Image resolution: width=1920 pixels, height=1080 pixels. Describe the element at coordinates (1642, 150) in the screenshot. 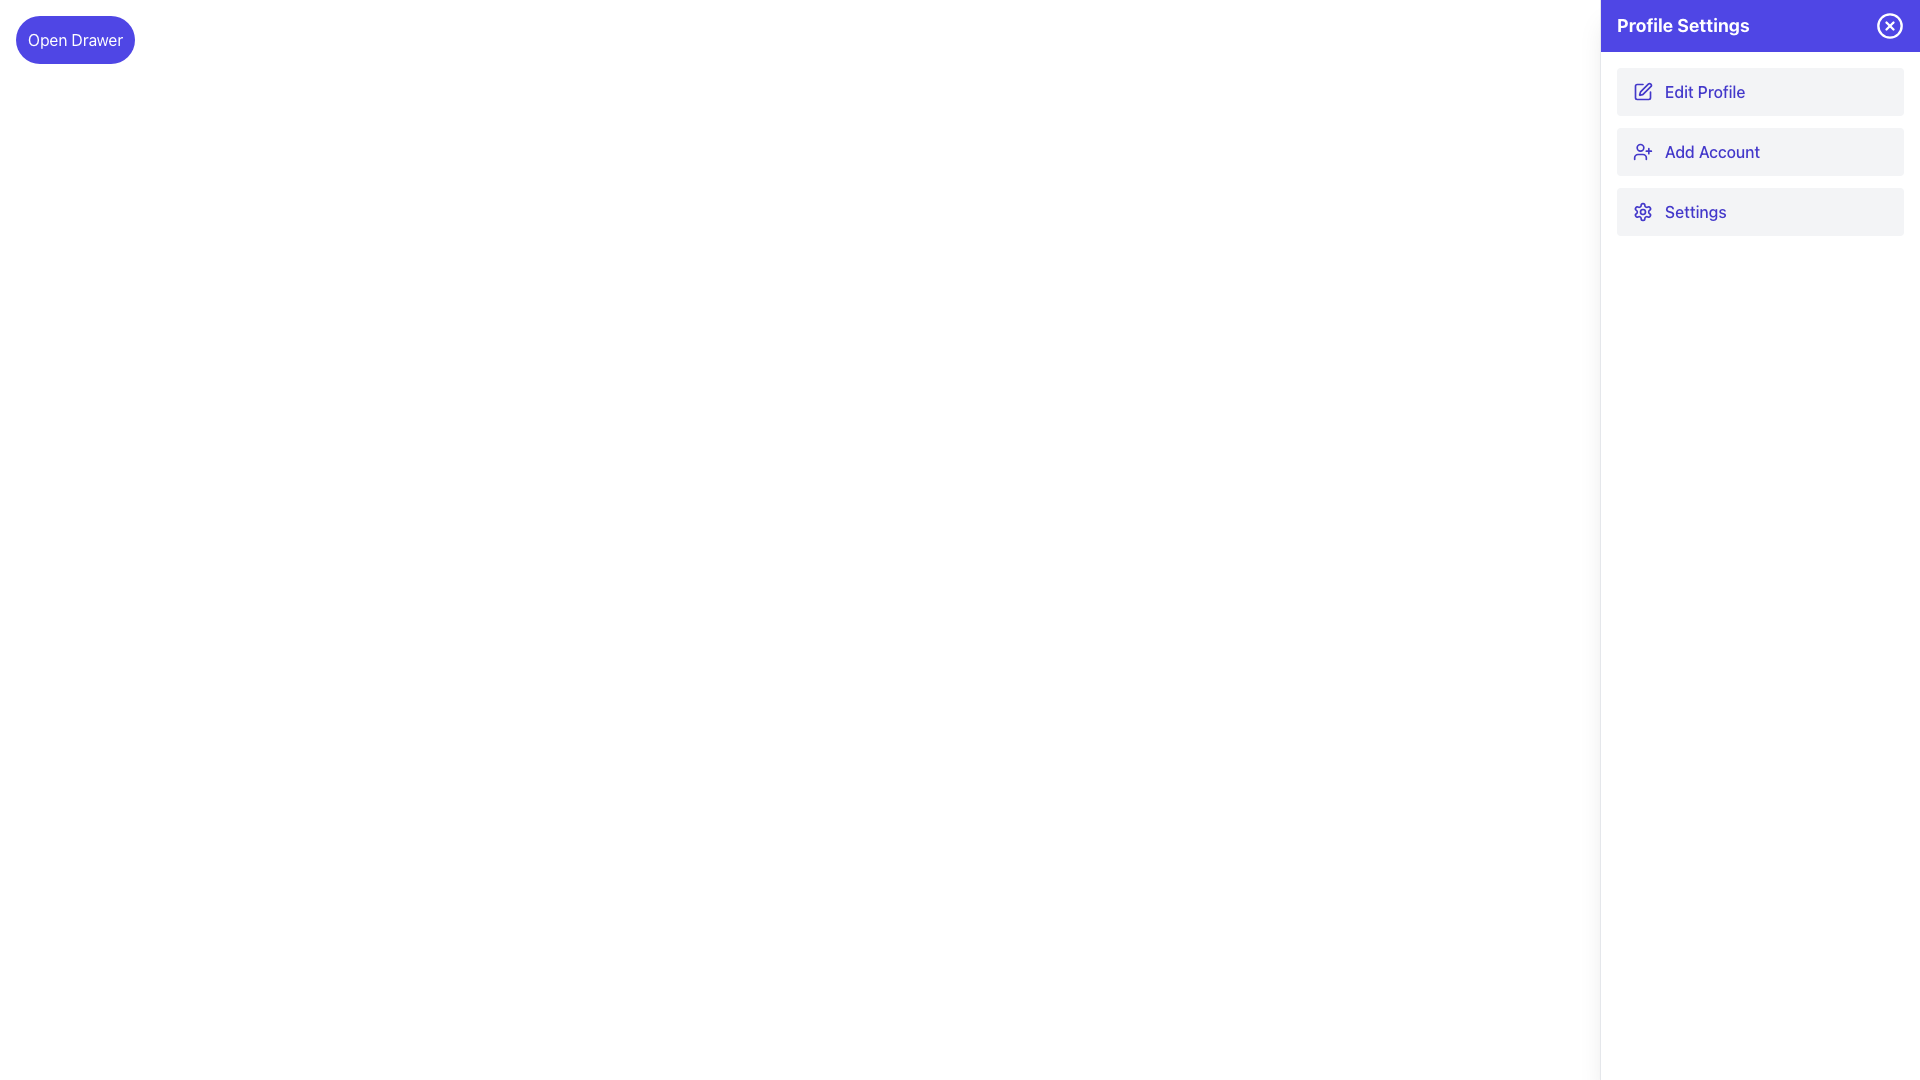

I see `the icon that represents the functionality of adding a new account, which is located to the left of the 'Add Account' text in the 'Profile Settings' section of the side panel` at that location.